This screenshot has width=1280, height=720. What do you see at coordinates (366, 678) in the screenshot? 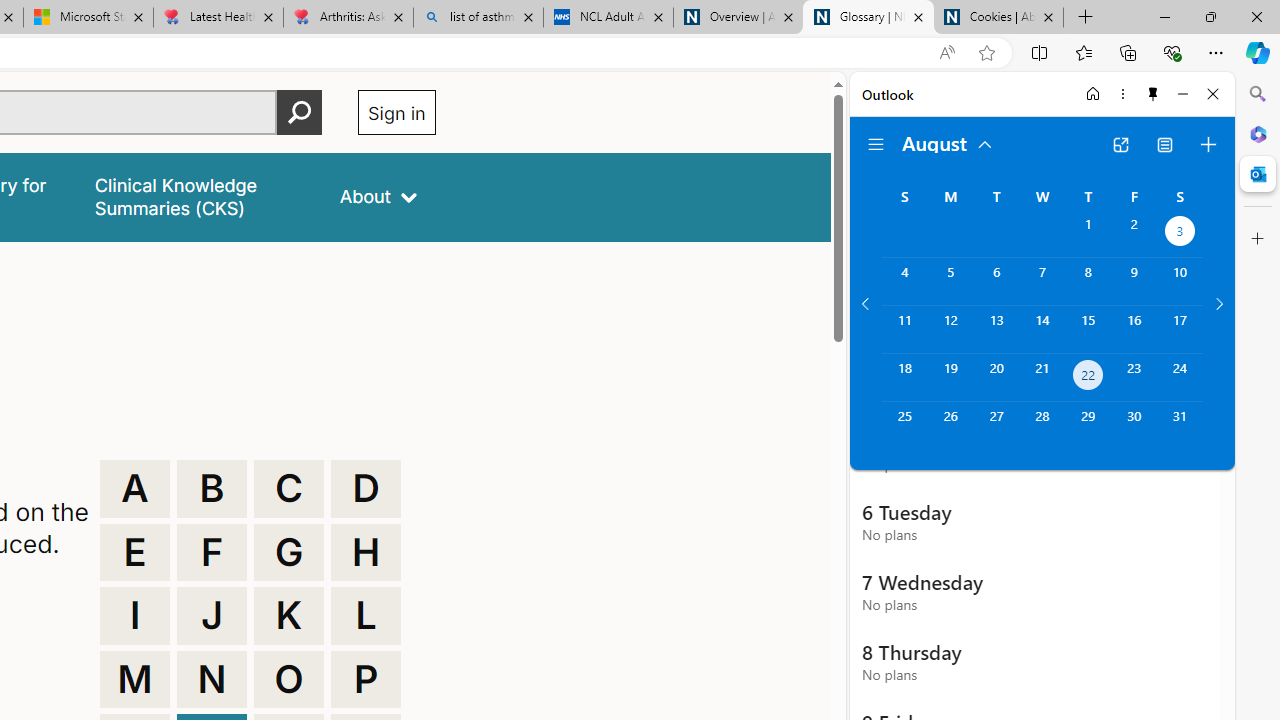
I see `'P'` at bounding box center [366, 678].